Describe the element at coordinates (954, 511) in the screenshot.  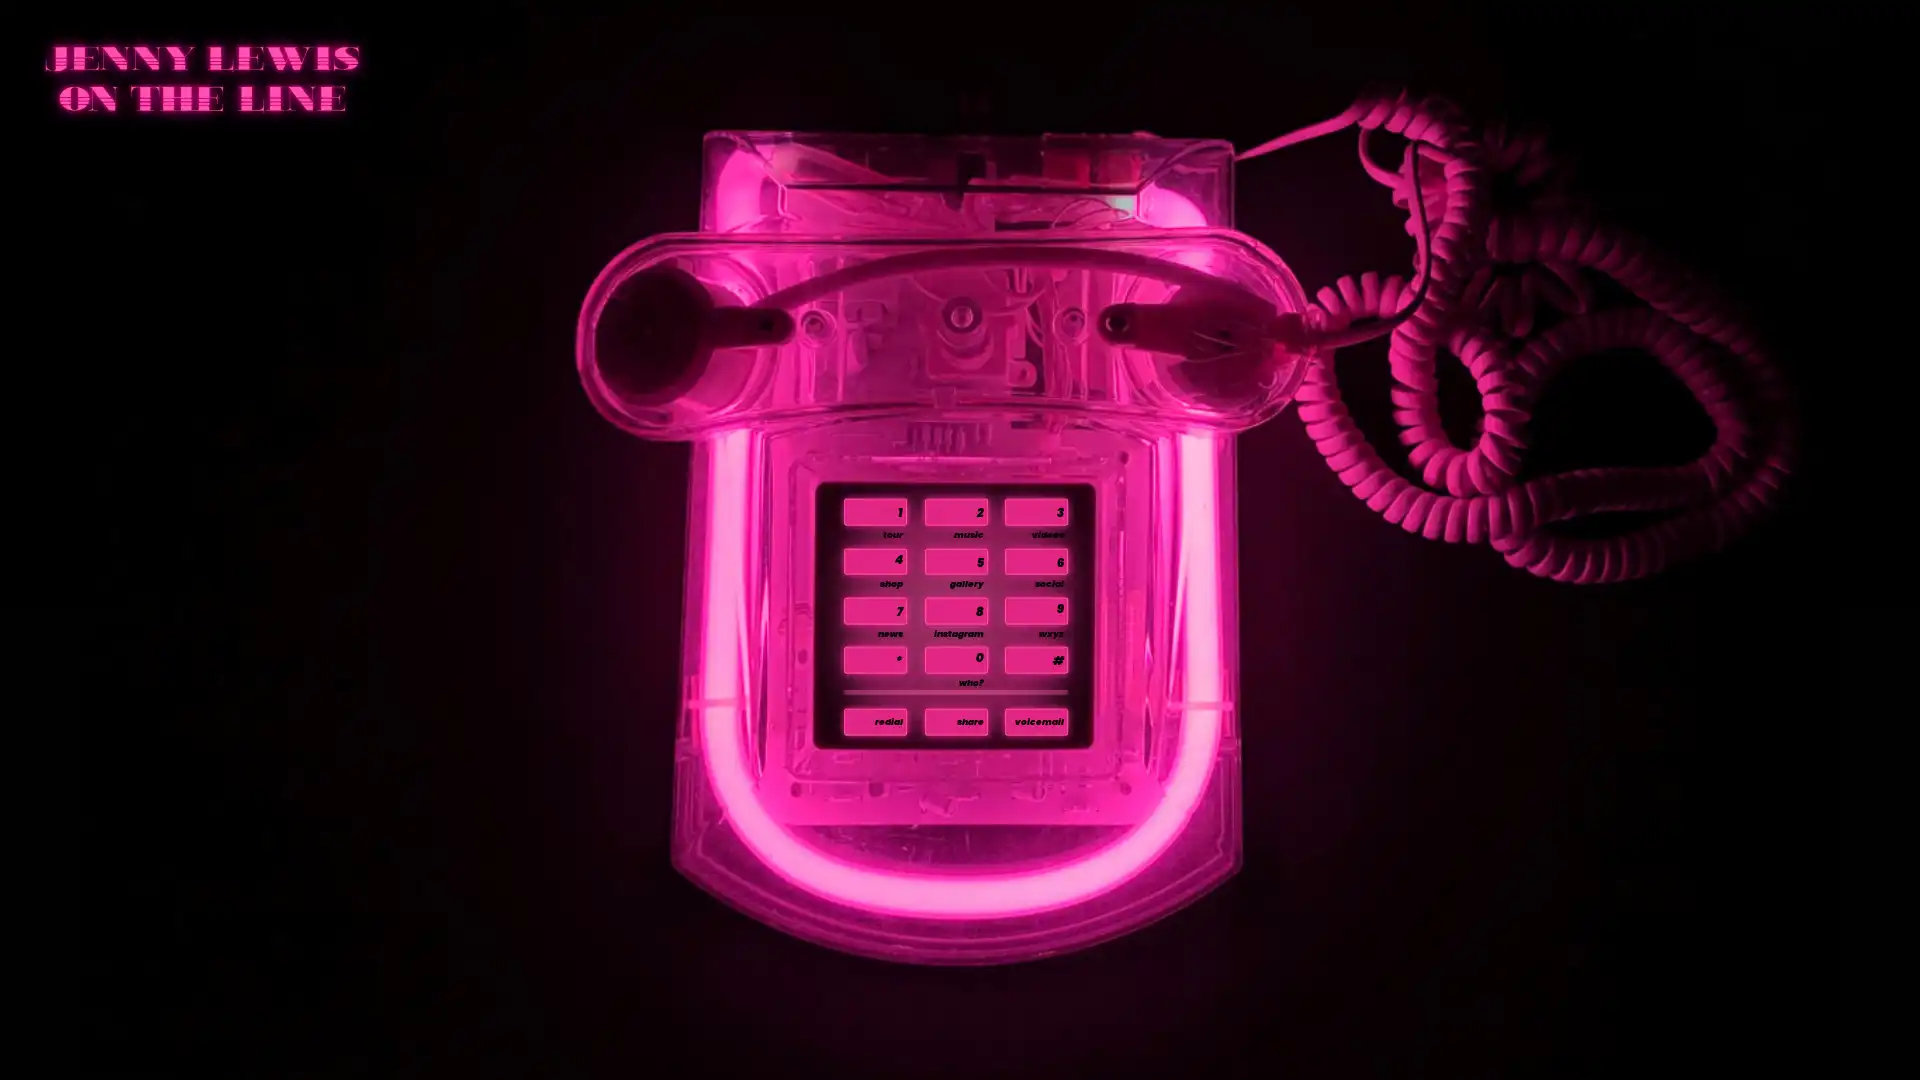
I see `2 music` at that location.